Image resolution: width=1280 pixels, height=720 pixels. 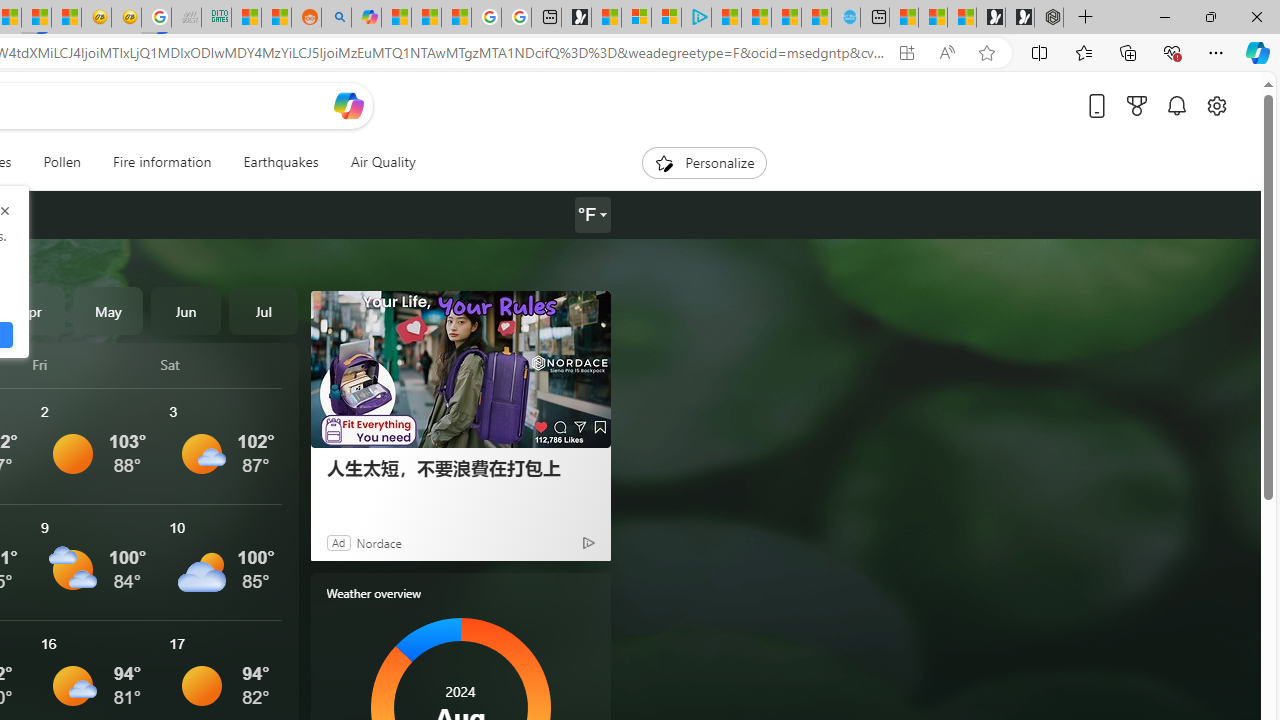 What do you see at coordinates (336, 17) in the screenshot?
I see `'Utah sues federal government - Search'` at bounding box center [336, 17].